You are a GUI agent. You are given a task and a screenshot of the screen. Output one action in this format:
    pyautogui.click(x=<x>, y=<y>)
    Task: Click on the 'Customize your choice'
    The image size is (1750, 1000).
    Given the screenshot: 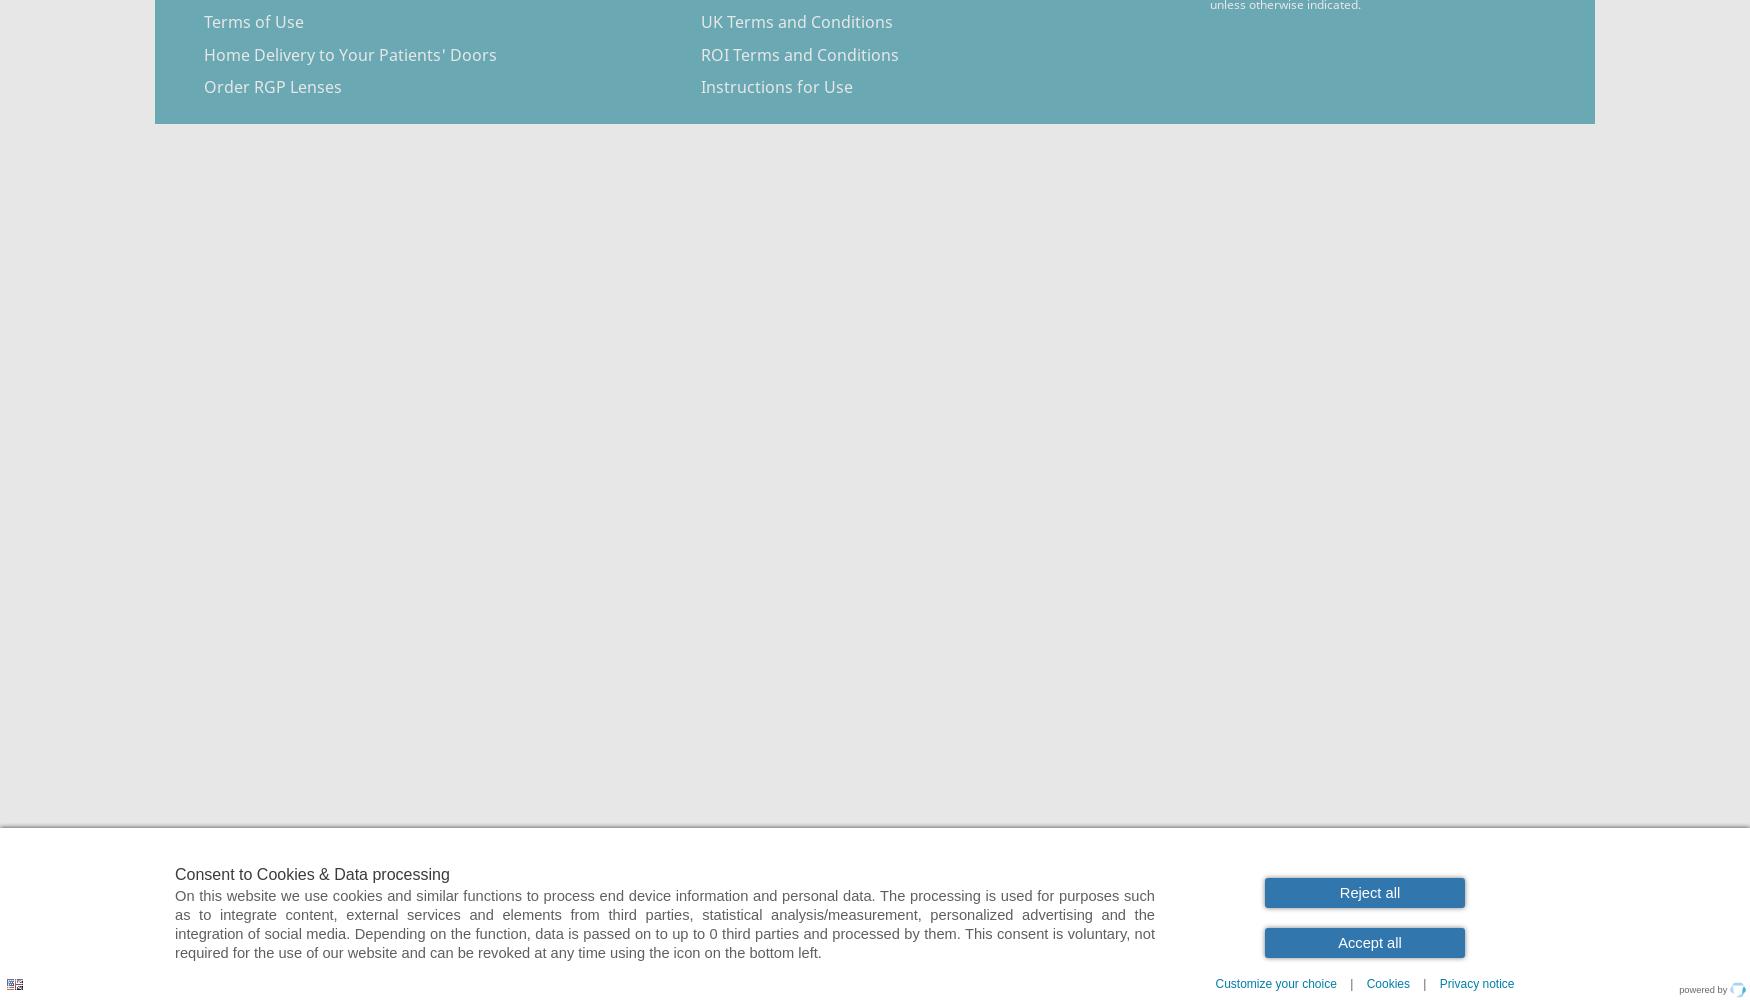 What is the action you would take?
    pyautogui.click(x=1274, y=983)
    